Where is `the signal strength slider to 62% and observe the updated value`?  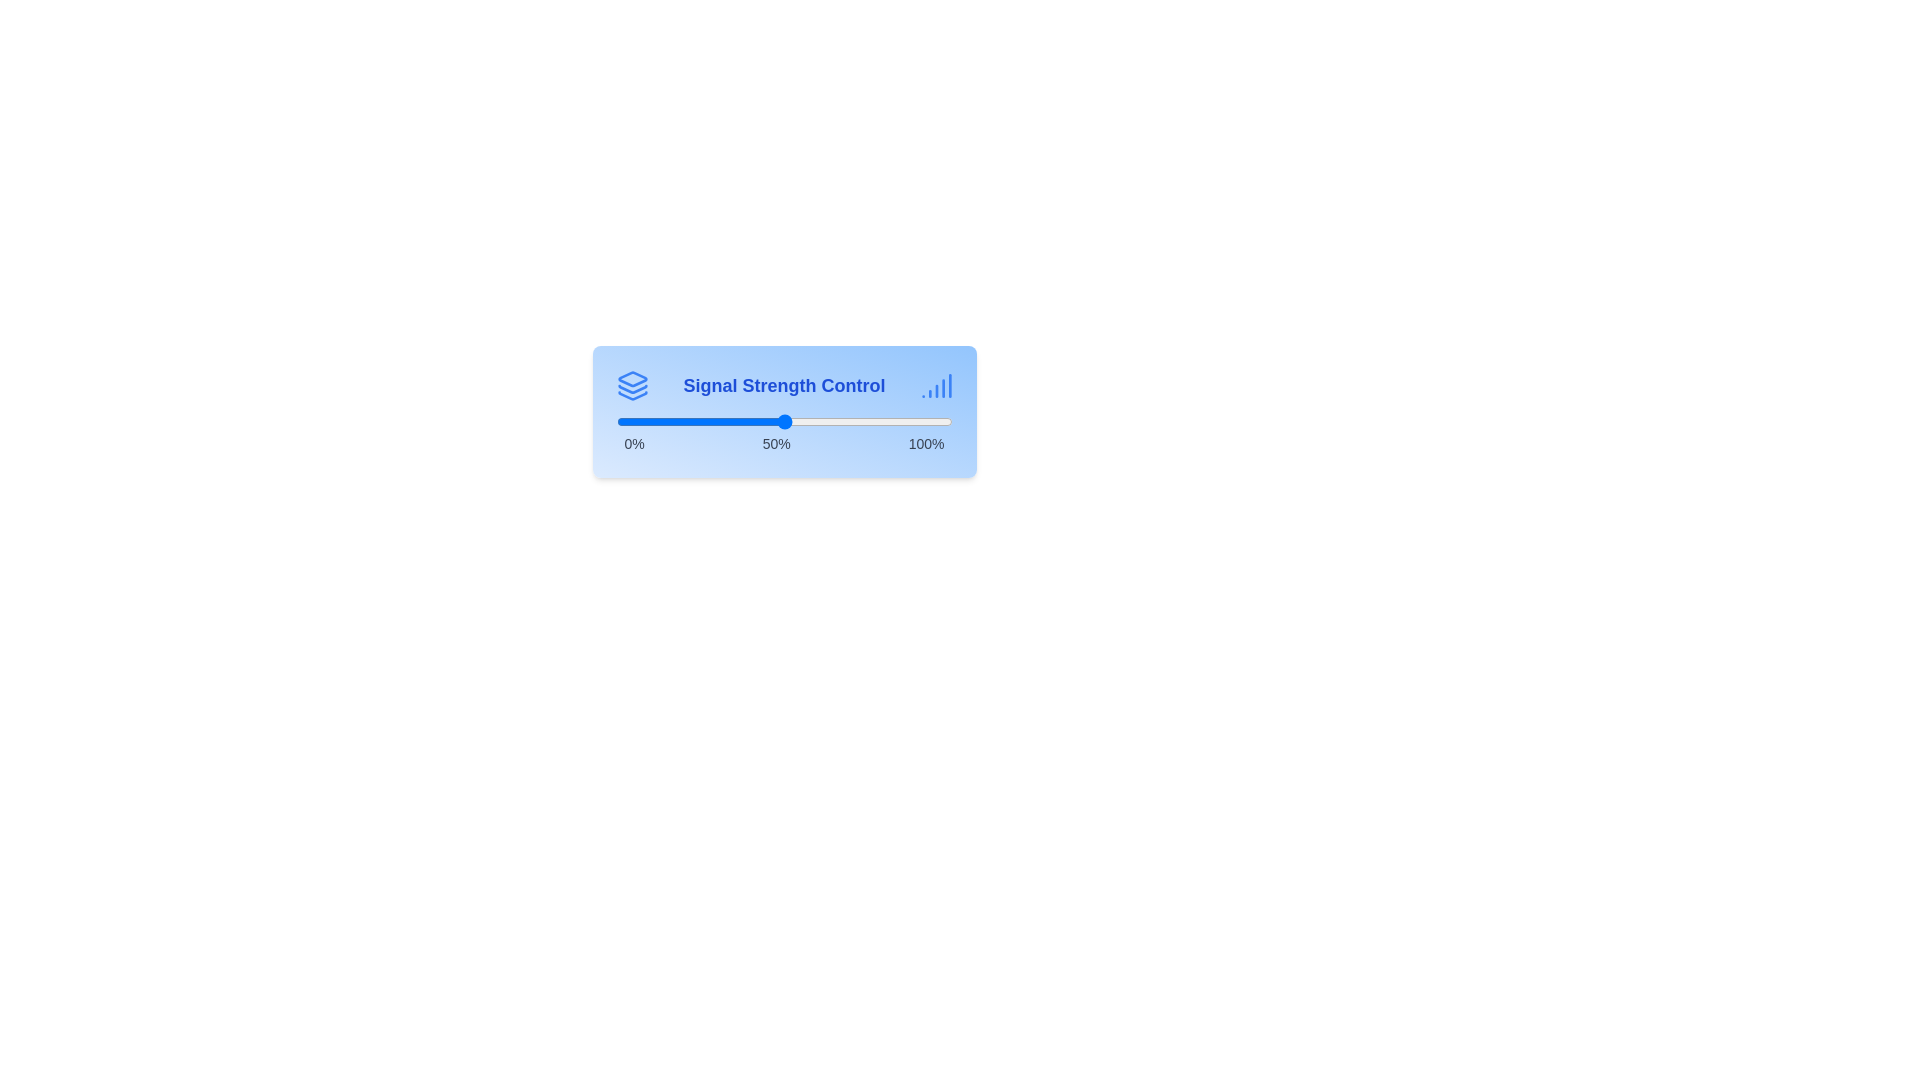
the signal strength slider to 62% and observe the updated value is located at coordinates (824, 420).